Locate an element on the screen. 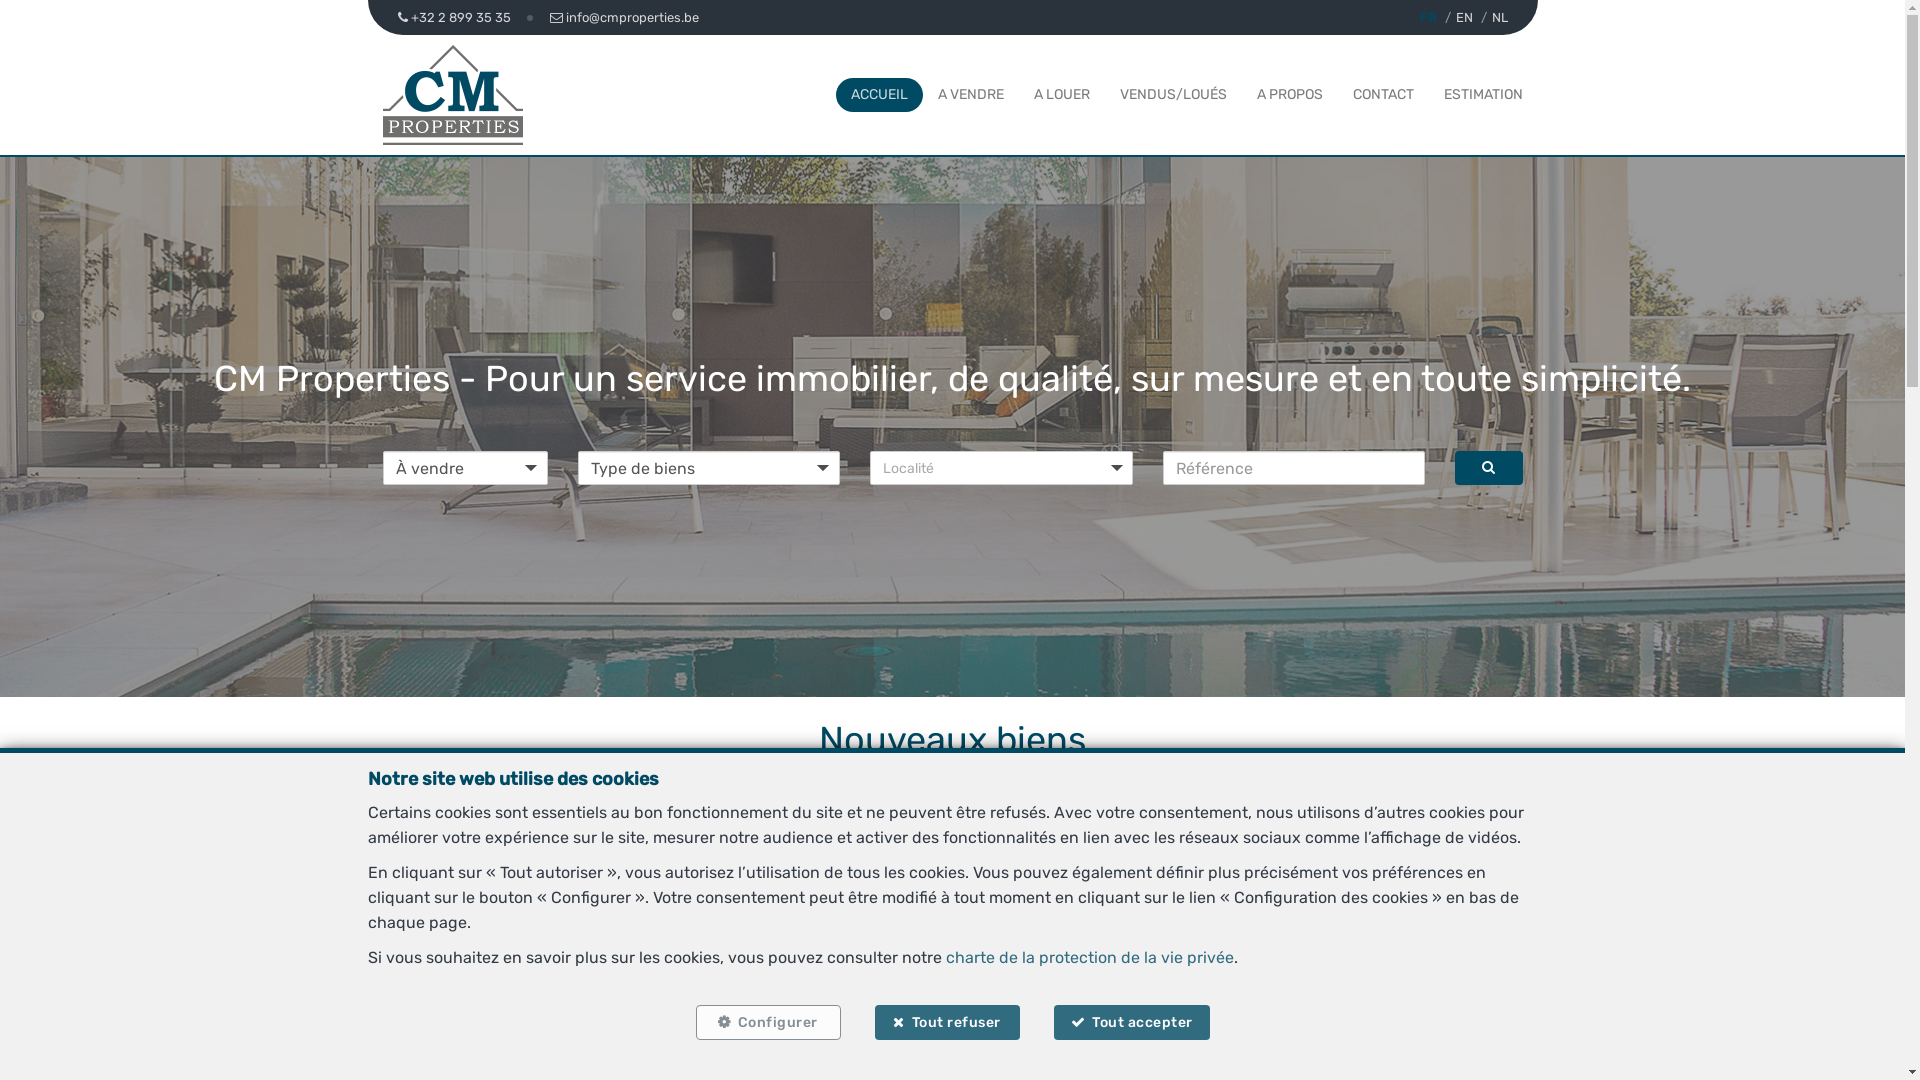 This screenshot has height=1080, width=1920. 'Tout accepter' is located at coordinates (1132, 1022).